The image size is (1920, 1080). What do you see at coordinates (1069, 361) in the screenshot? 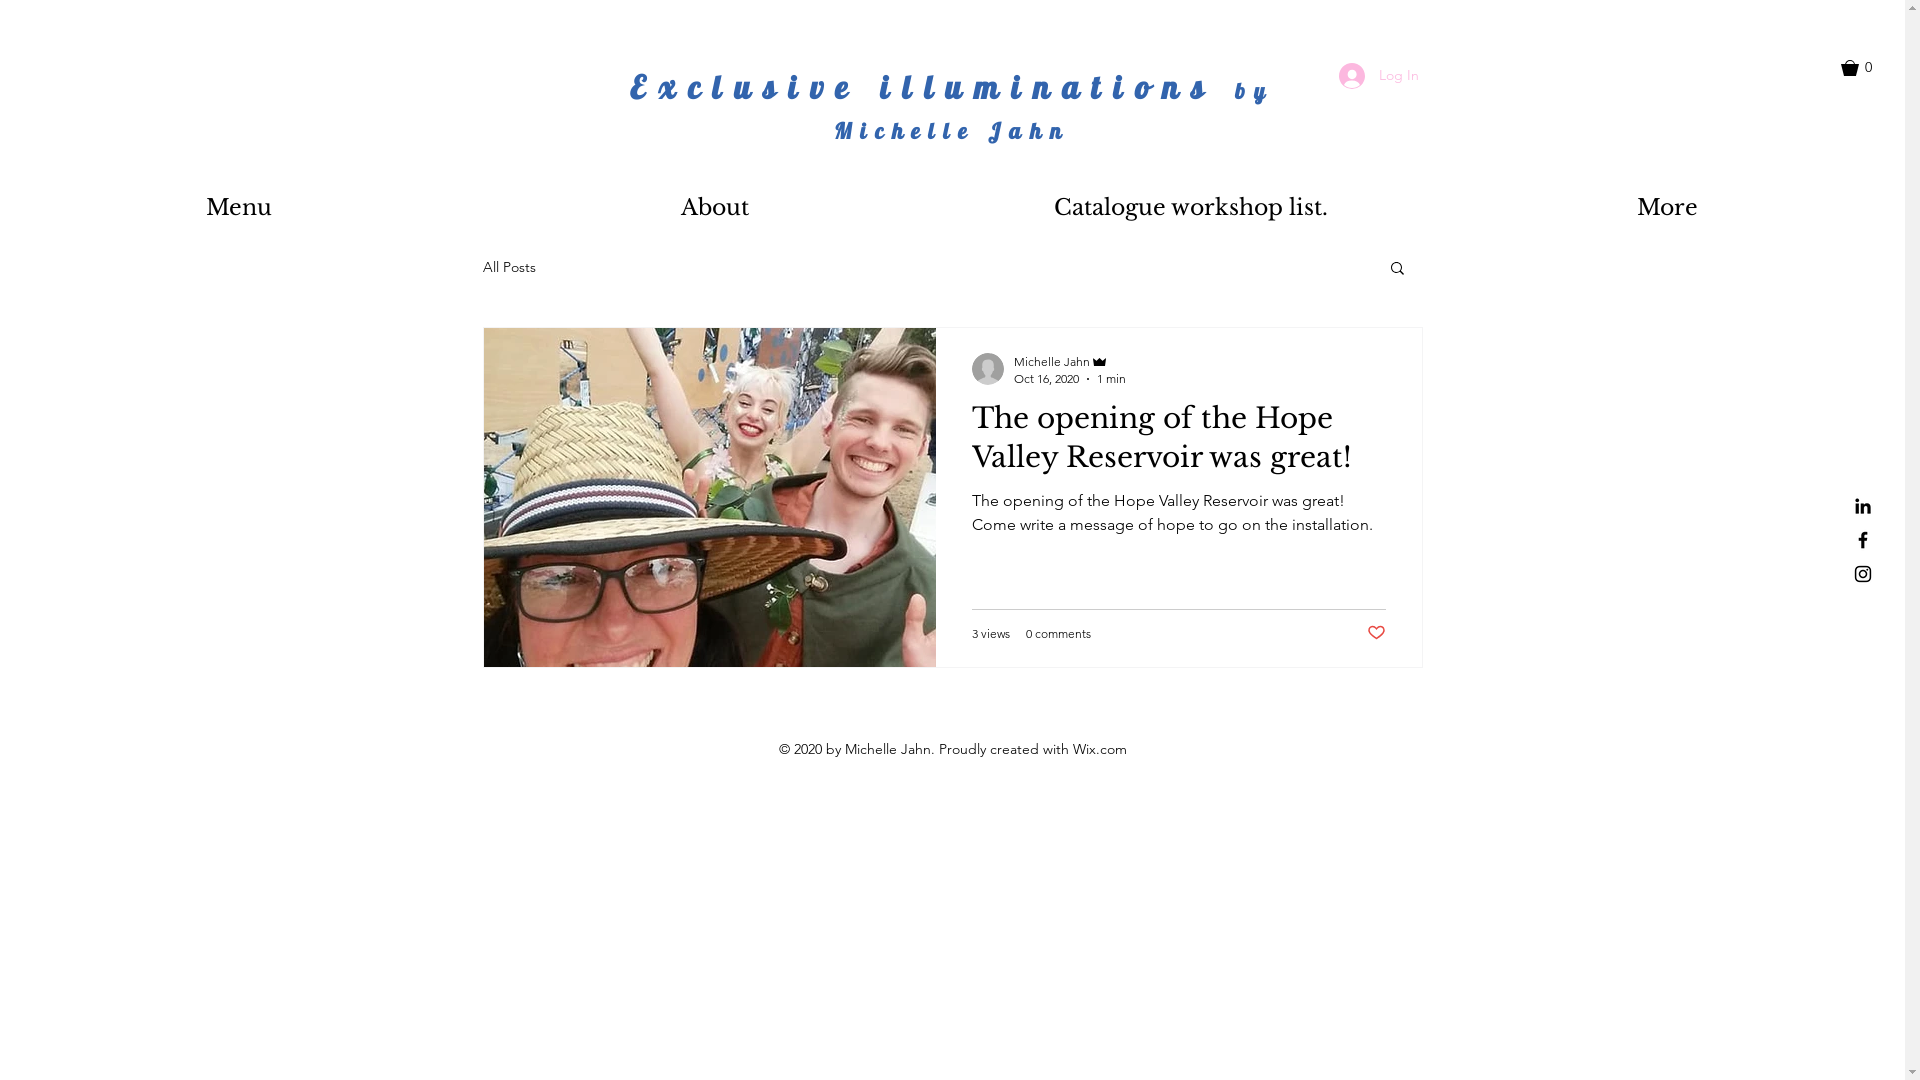
I see `'Michelle Jahn'` at bounding box center [1069, 361].